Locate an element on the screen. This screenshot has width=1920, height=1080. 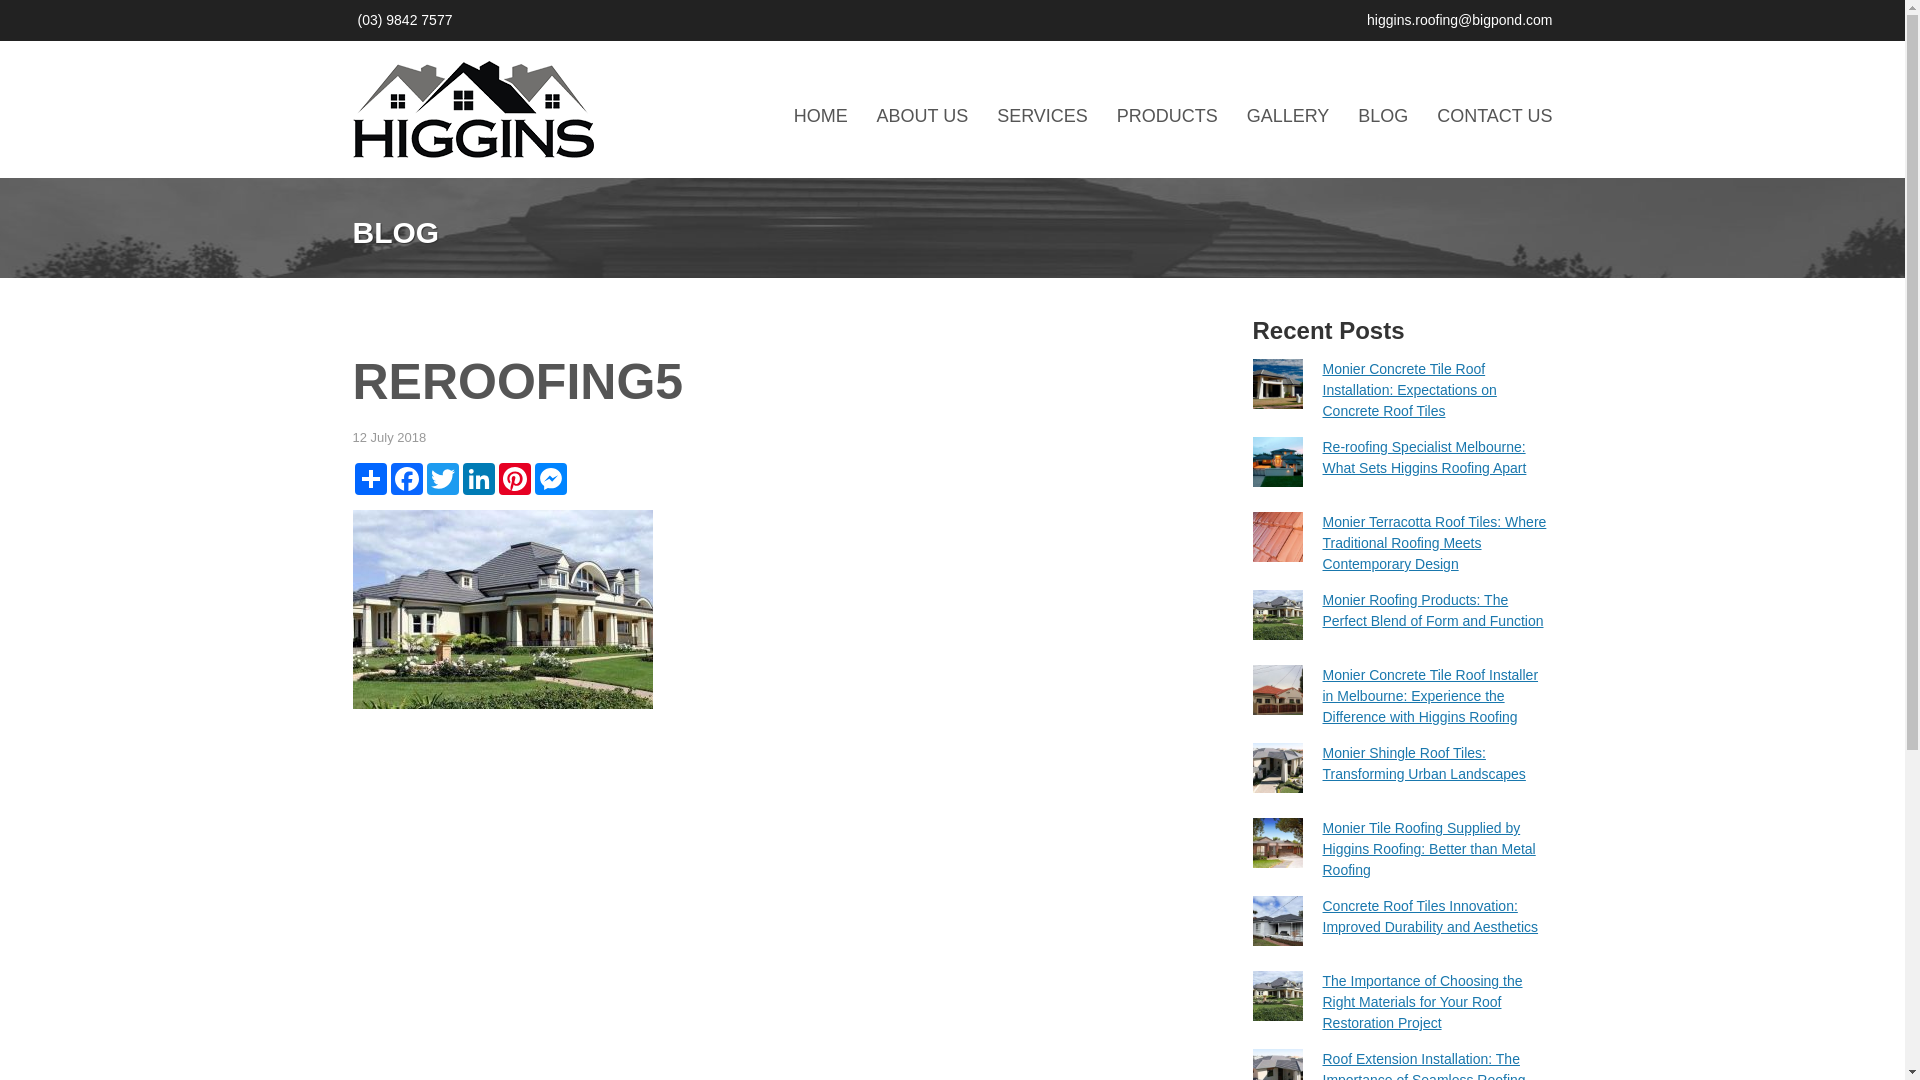
'Facebook' is located at coordinates (405, 478).